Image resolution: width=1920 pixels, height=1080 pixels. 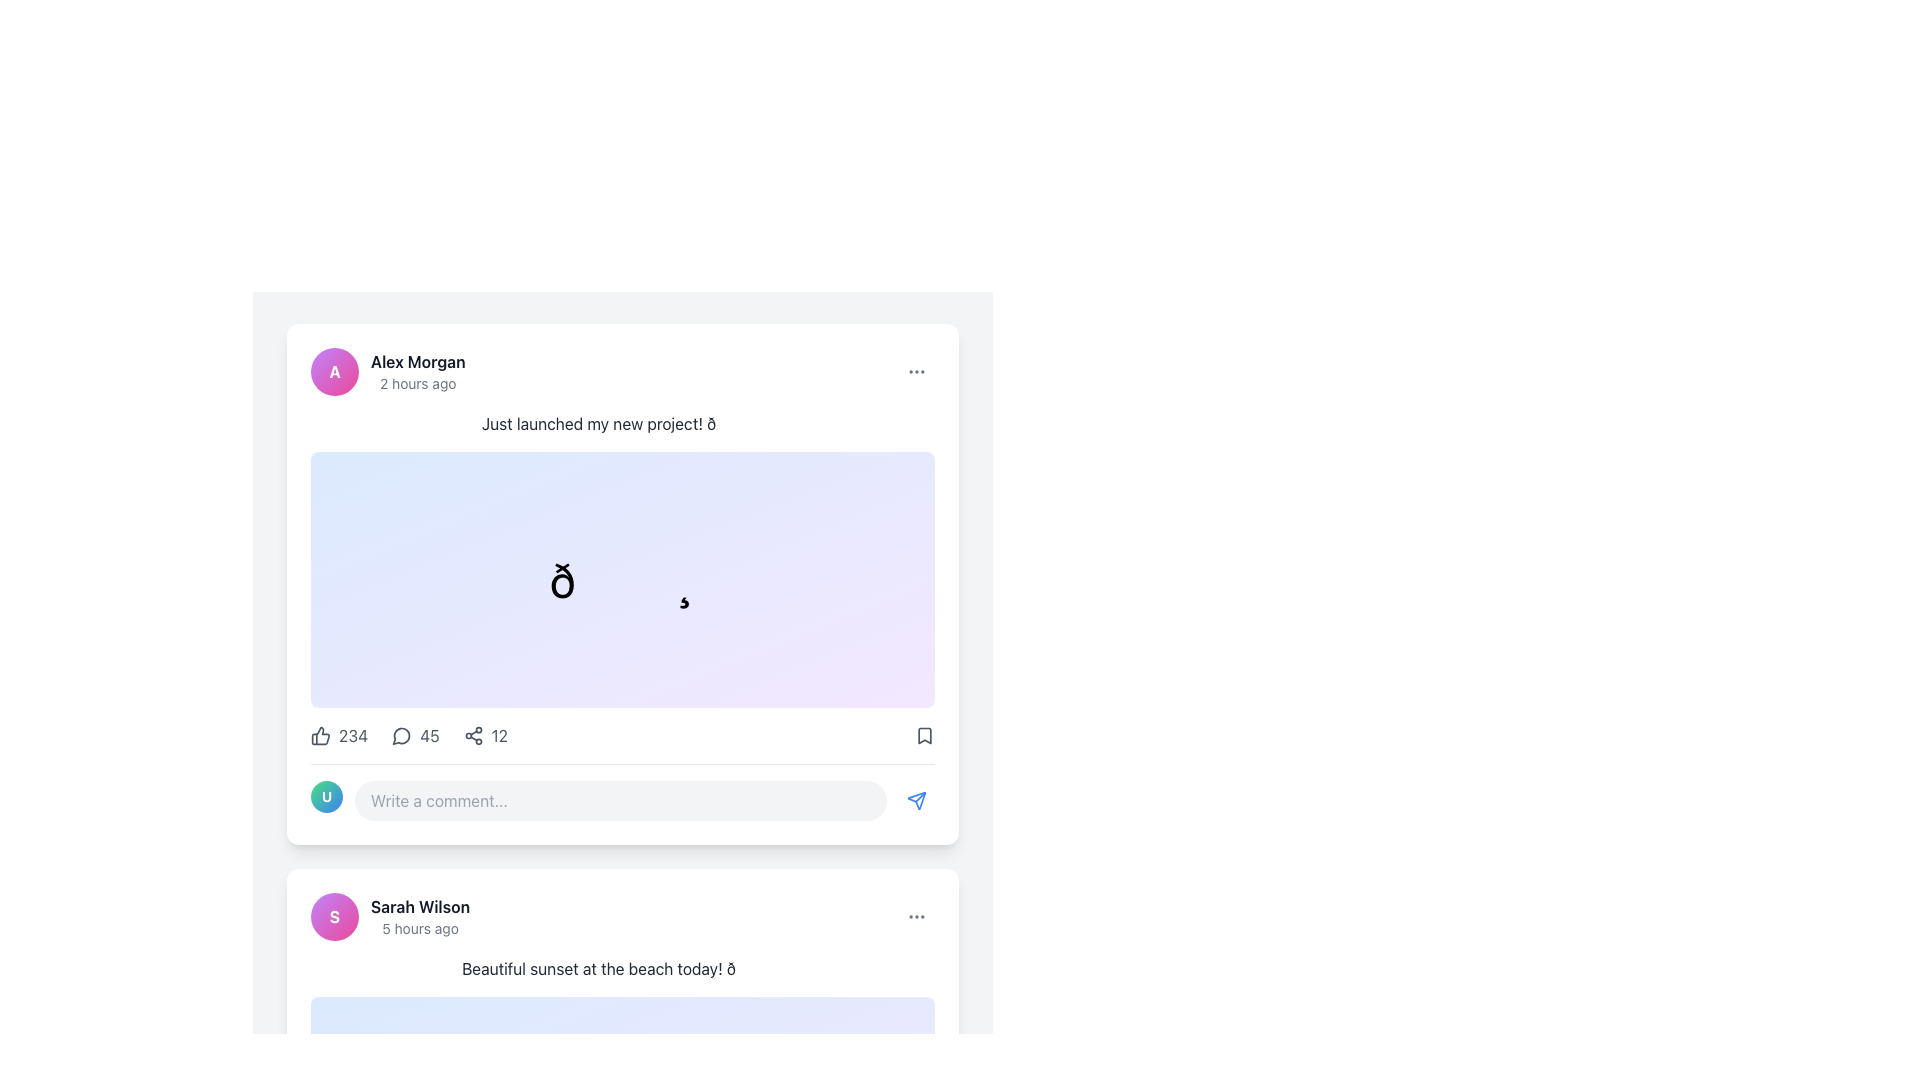 What do you see at coordinates (915, 371) in the screenshot?
I see `the middle circular dot of the horizontally aligned ellipsis icon located in the top-right corner of the user's post card` at bounding box center [915, 371].